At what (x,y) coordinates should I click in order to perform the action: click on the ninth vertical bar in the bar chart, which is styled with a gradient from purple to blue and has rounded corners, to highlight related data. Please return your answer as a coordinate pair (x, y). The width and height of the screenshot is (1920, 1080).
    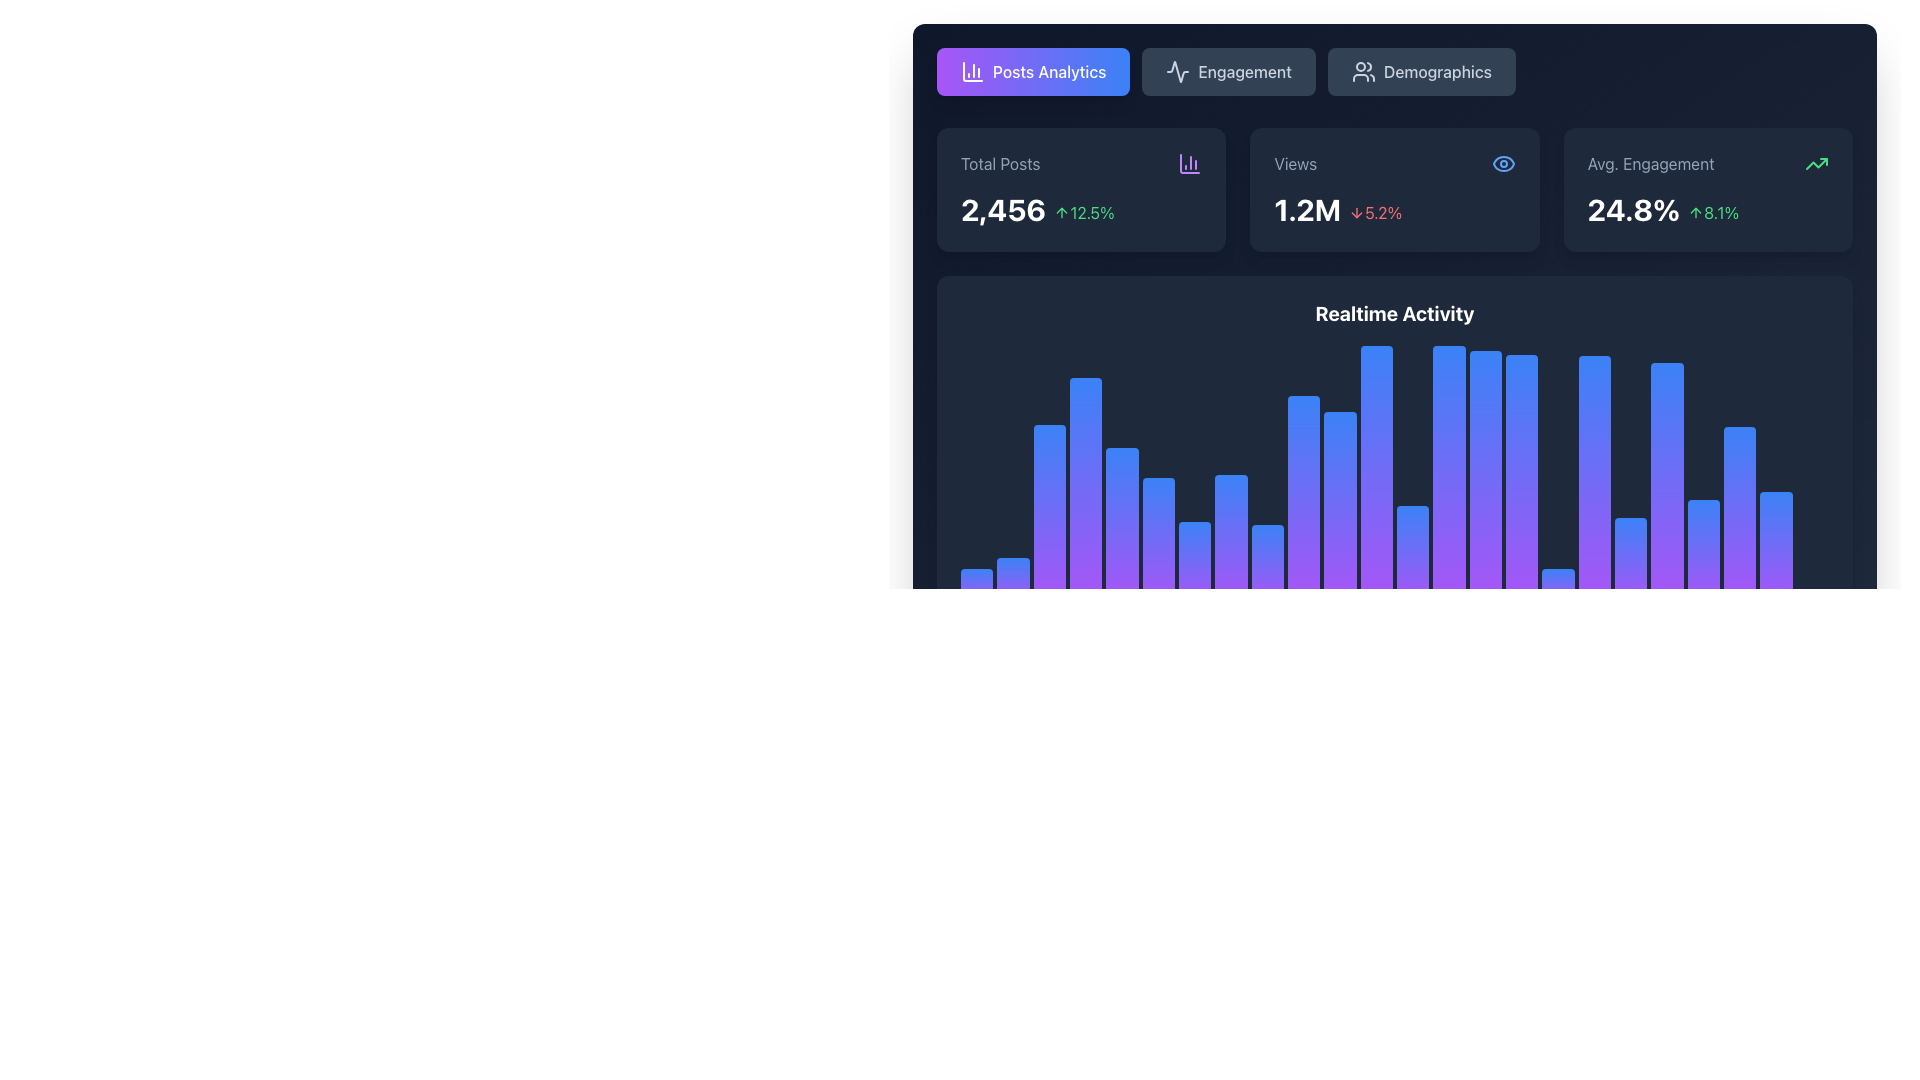
    Looking at the image, I should click on (1266, 520).